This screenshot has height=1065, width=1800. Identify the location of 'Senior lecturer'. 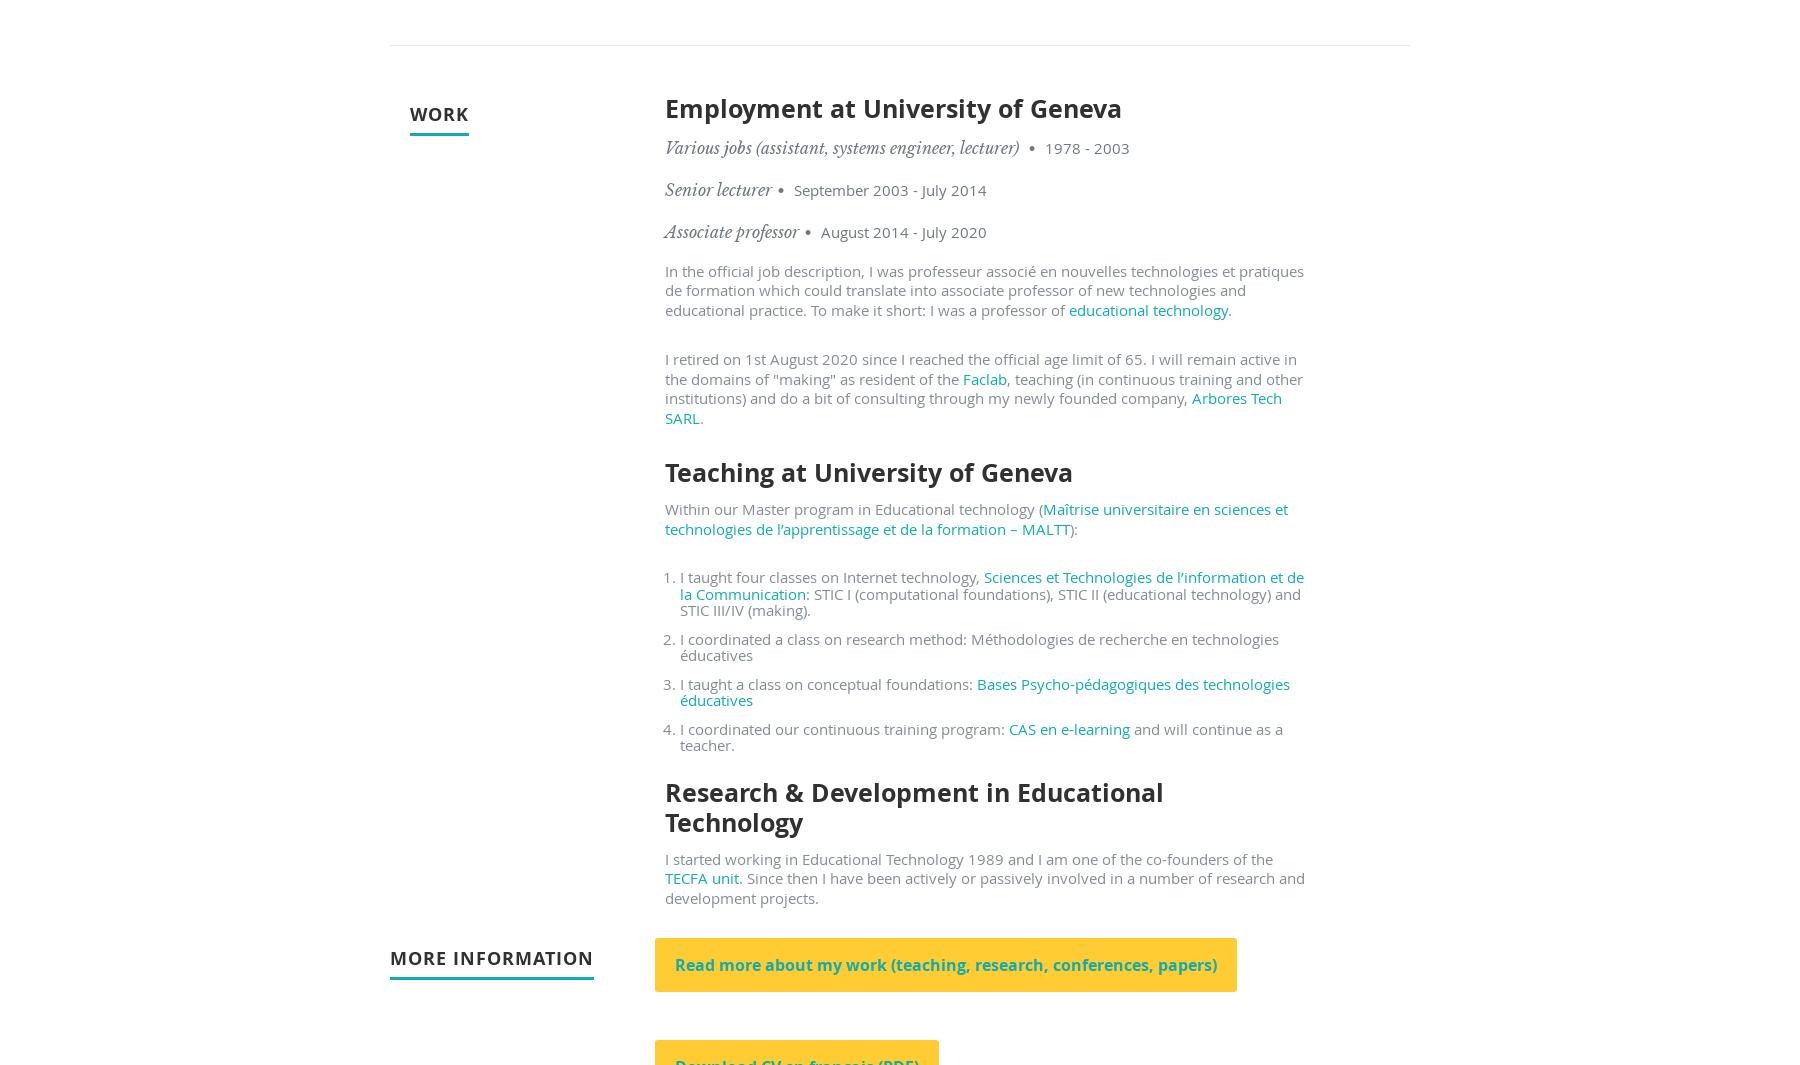
(717, 188).